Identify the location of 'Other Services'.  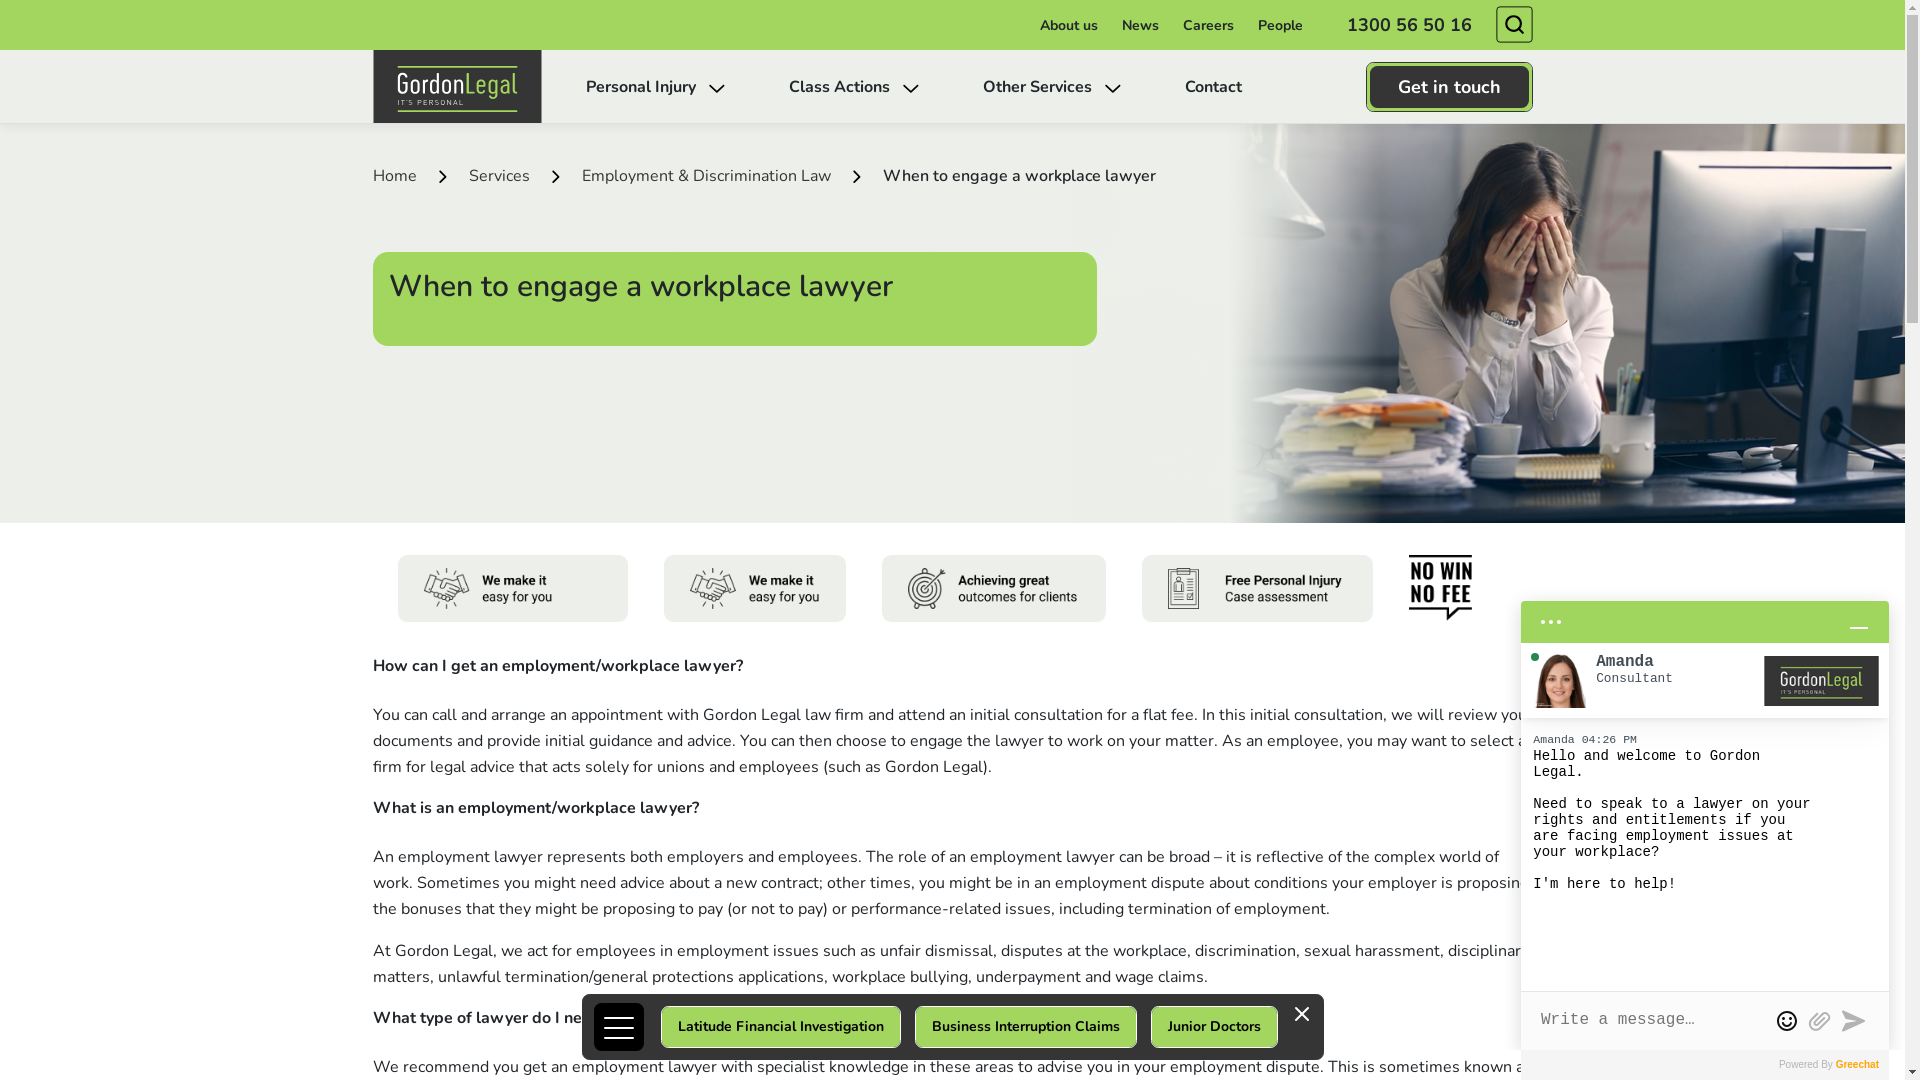
(1050, 86).